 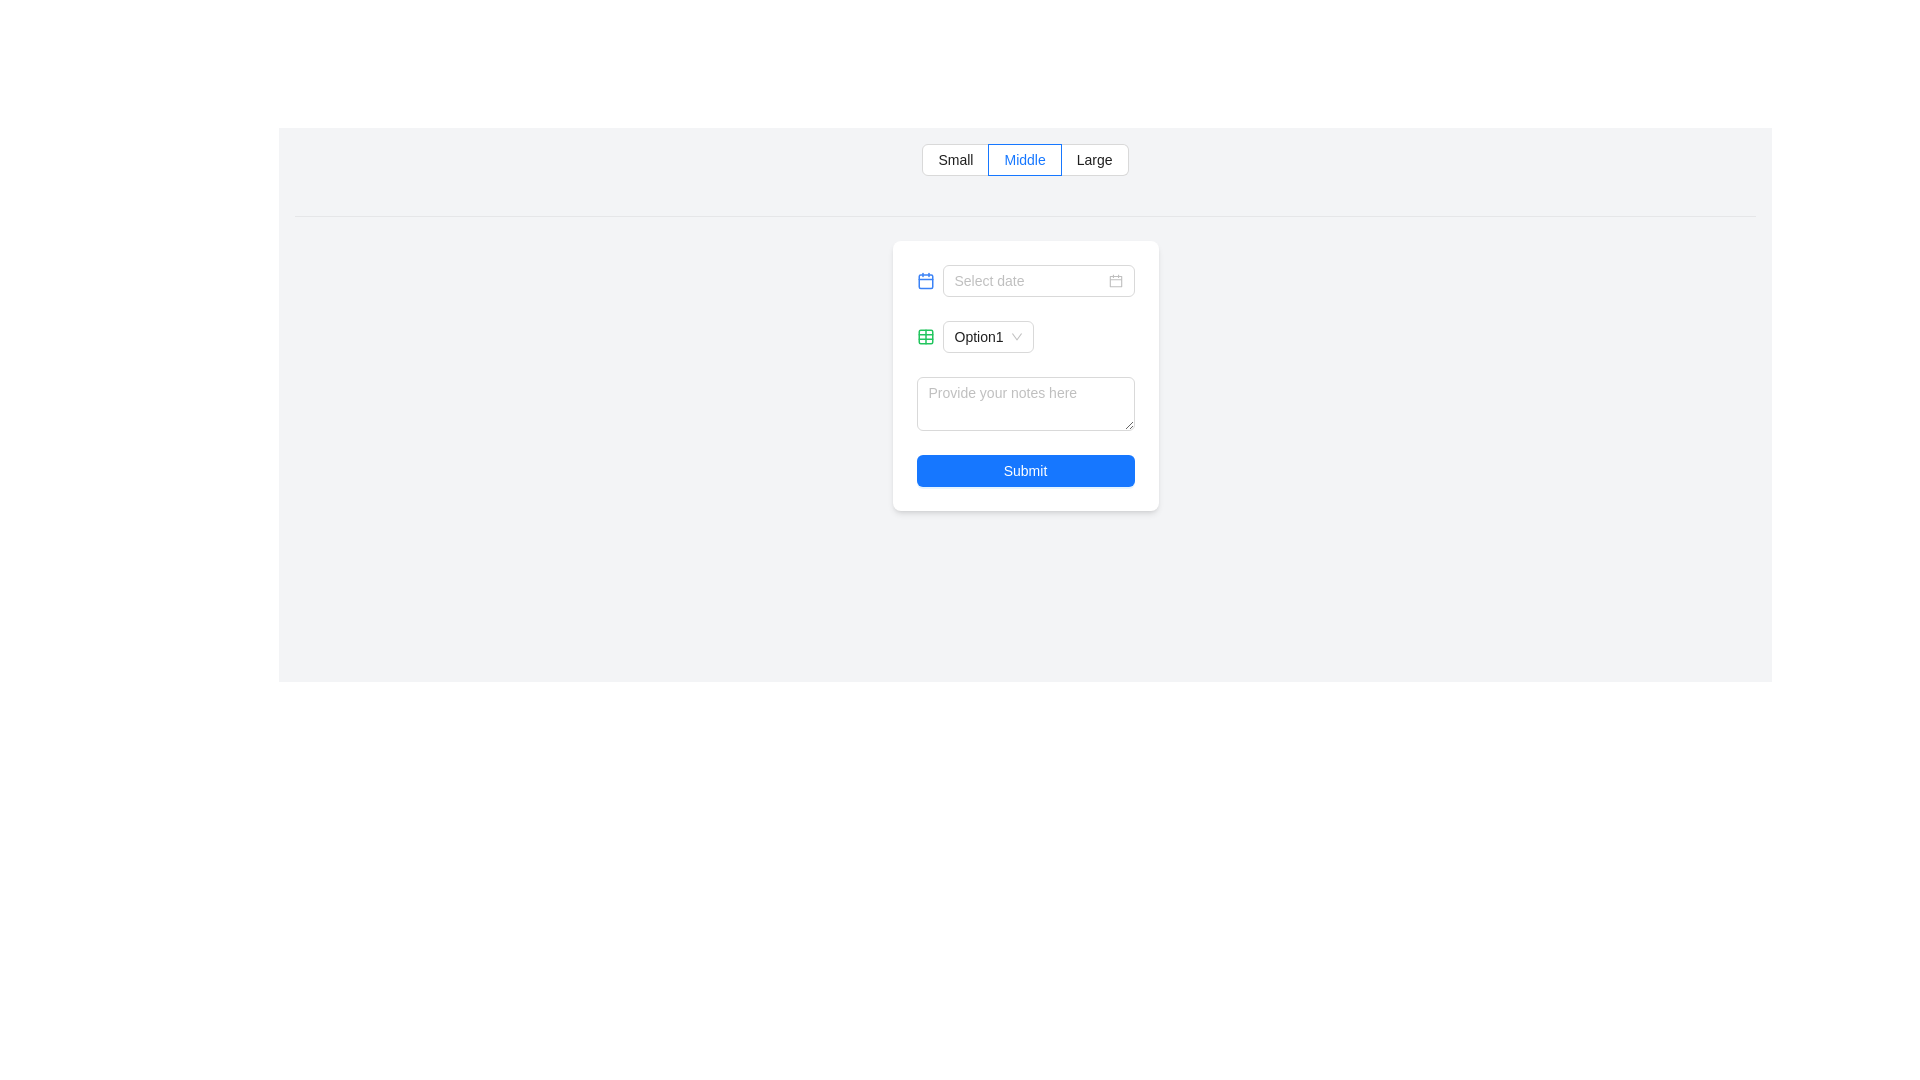 What do you see at coordinates (924, 335) in the screenshot?
I see `the icon adjacent to the 'Option1' dropdown within the compact card in the middle of the page` at bounding box center [924, 335].